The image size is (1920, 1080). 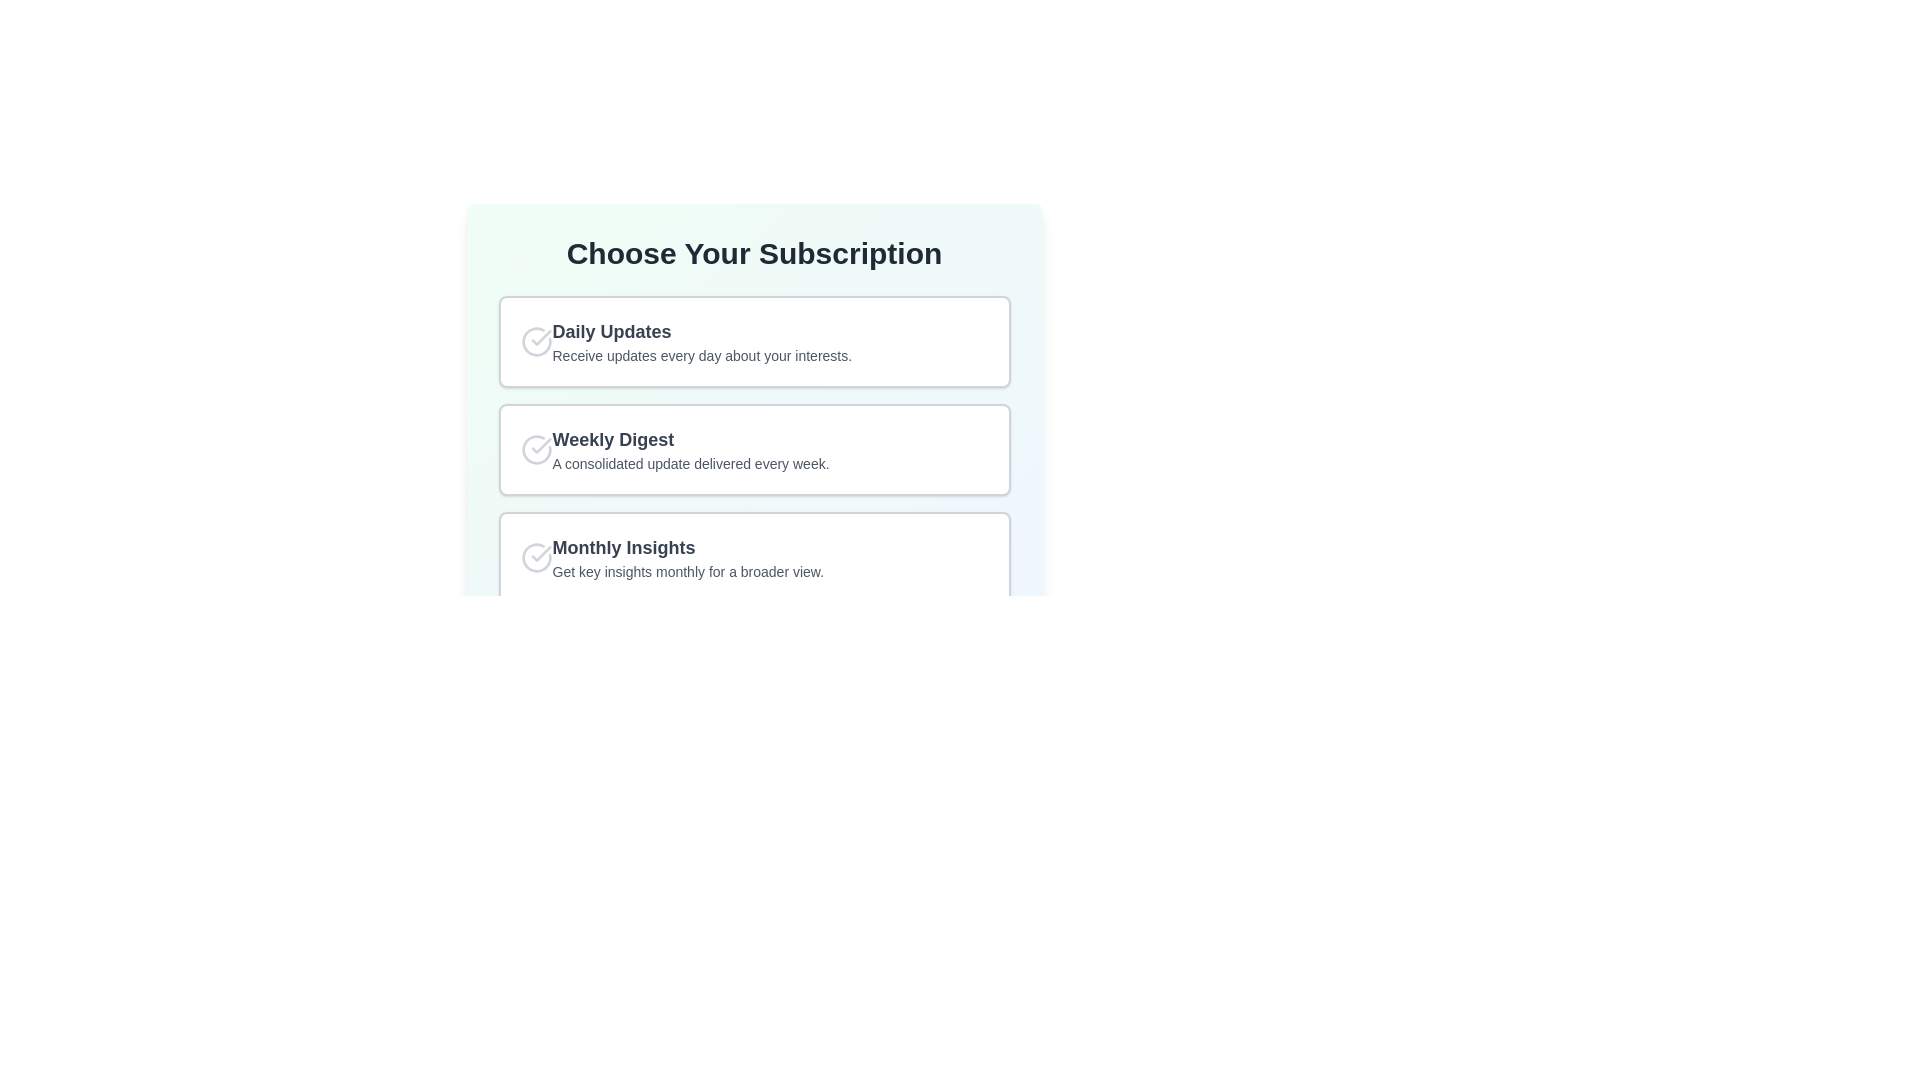 What do you see at coordinates (536, 558) in the screenshot?
I see `the Indicator Icon that visually indicates the selection of the 'Monthly Insights' subscription option, located to the left of the text 'Monthly Insights'` at bounding box center [536, 558].